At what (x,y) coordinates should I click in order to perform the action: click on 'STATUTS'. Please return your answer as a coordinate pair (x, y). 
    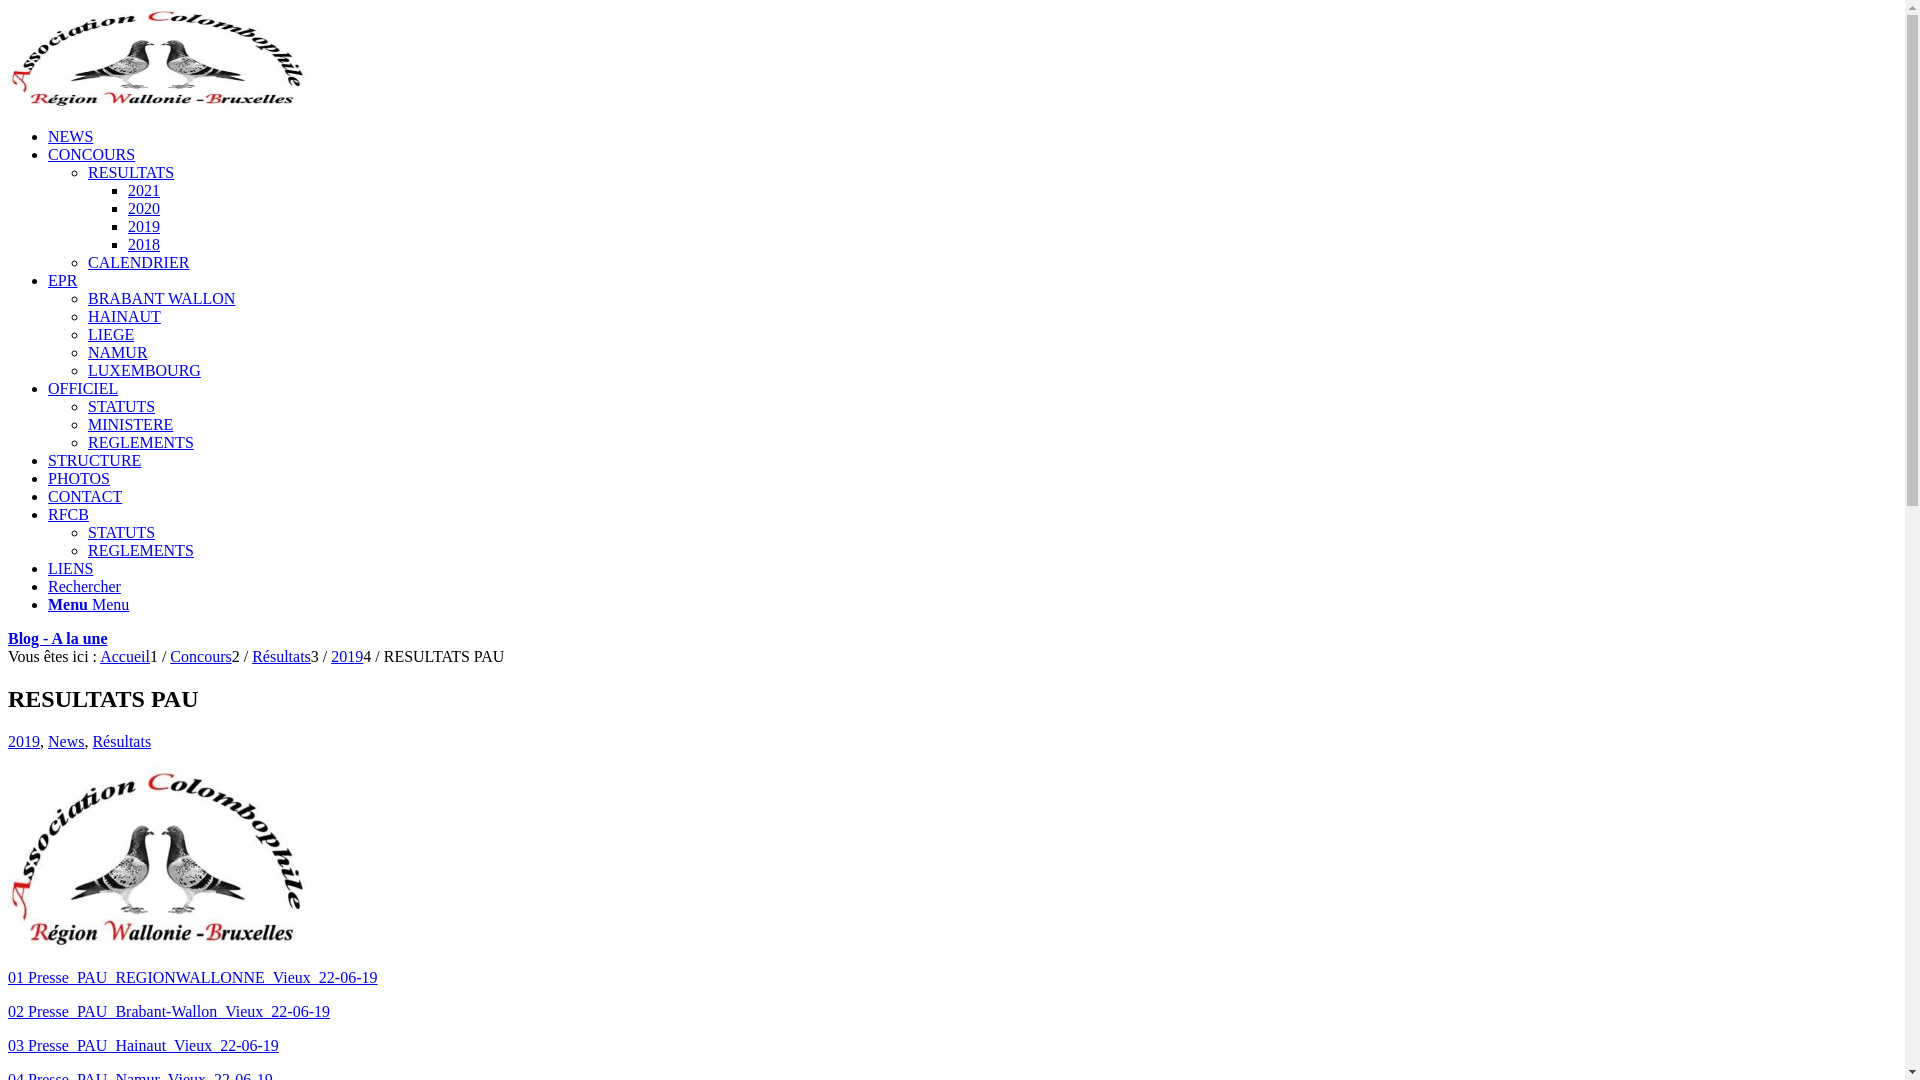
    Looking at the image, I should click on (120, 531).